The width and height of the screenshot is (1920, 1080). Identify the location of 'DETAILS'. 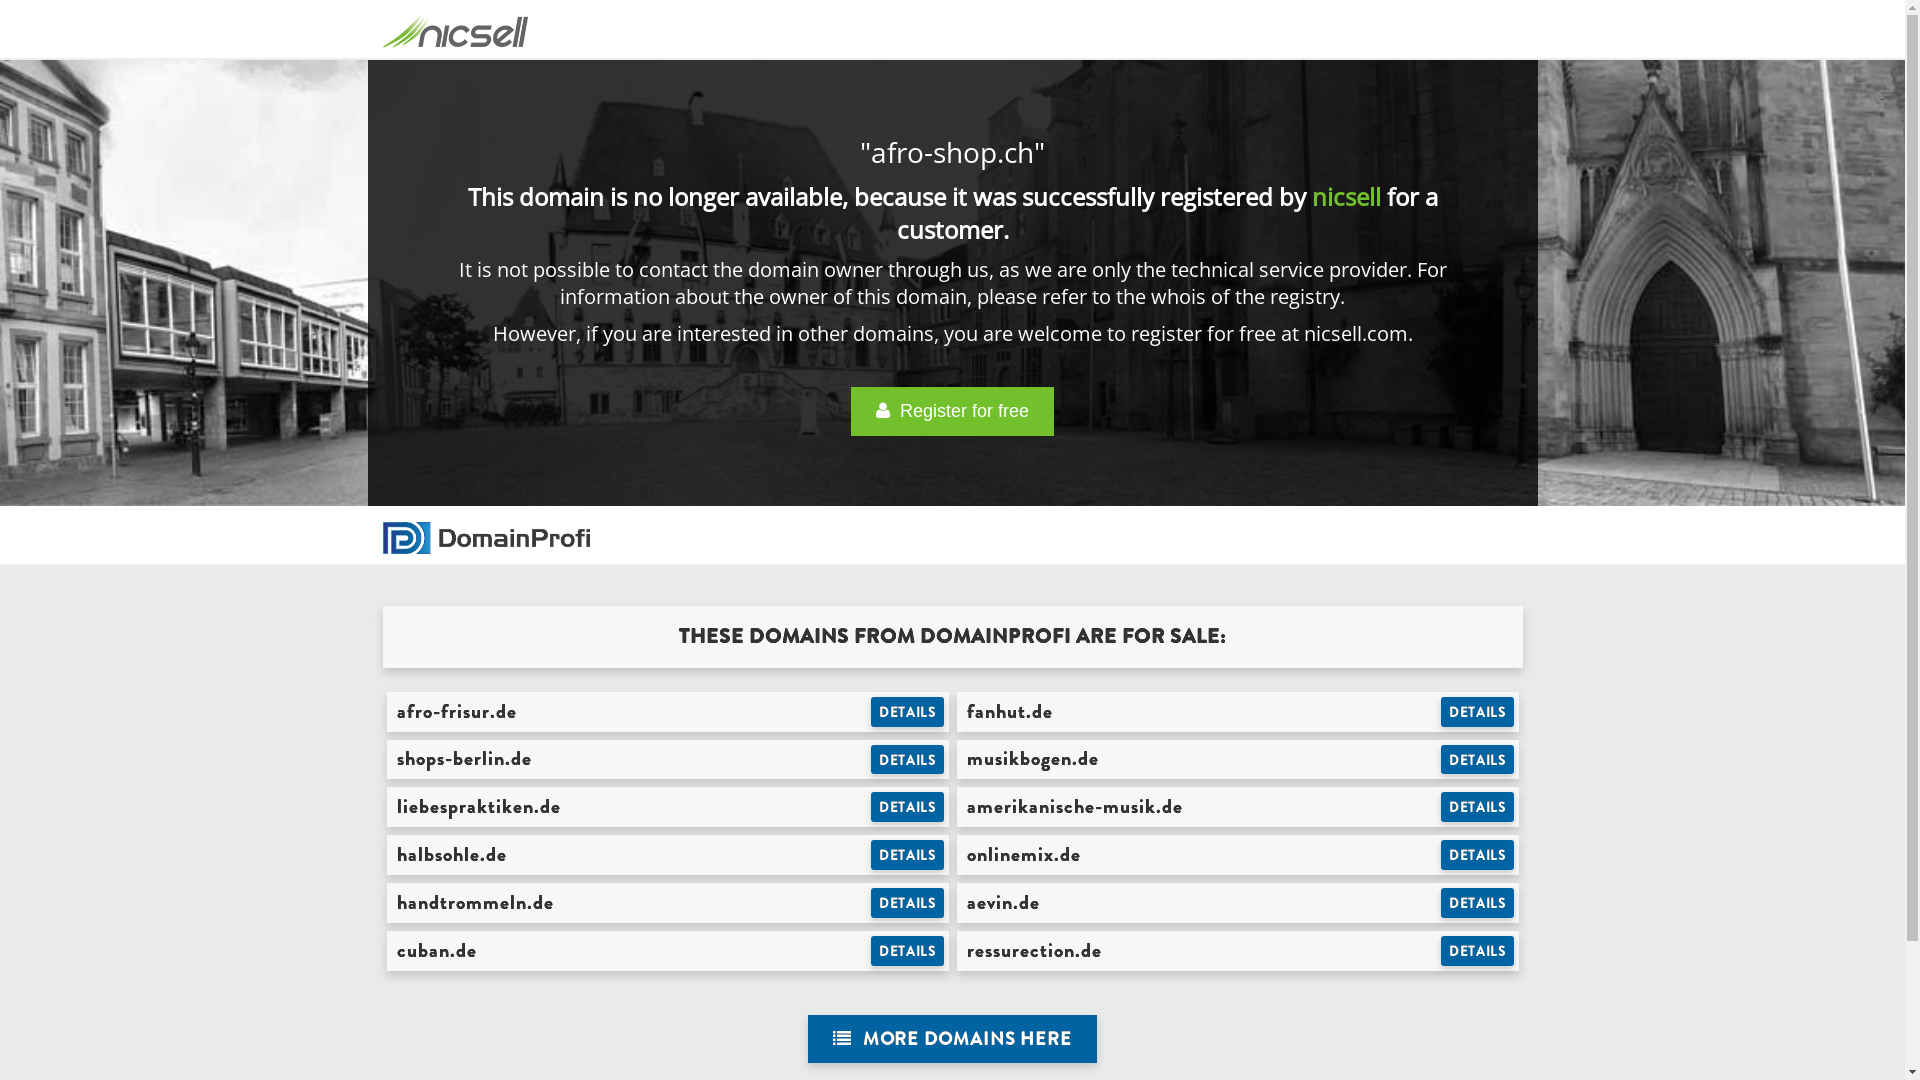
(1477, 902).